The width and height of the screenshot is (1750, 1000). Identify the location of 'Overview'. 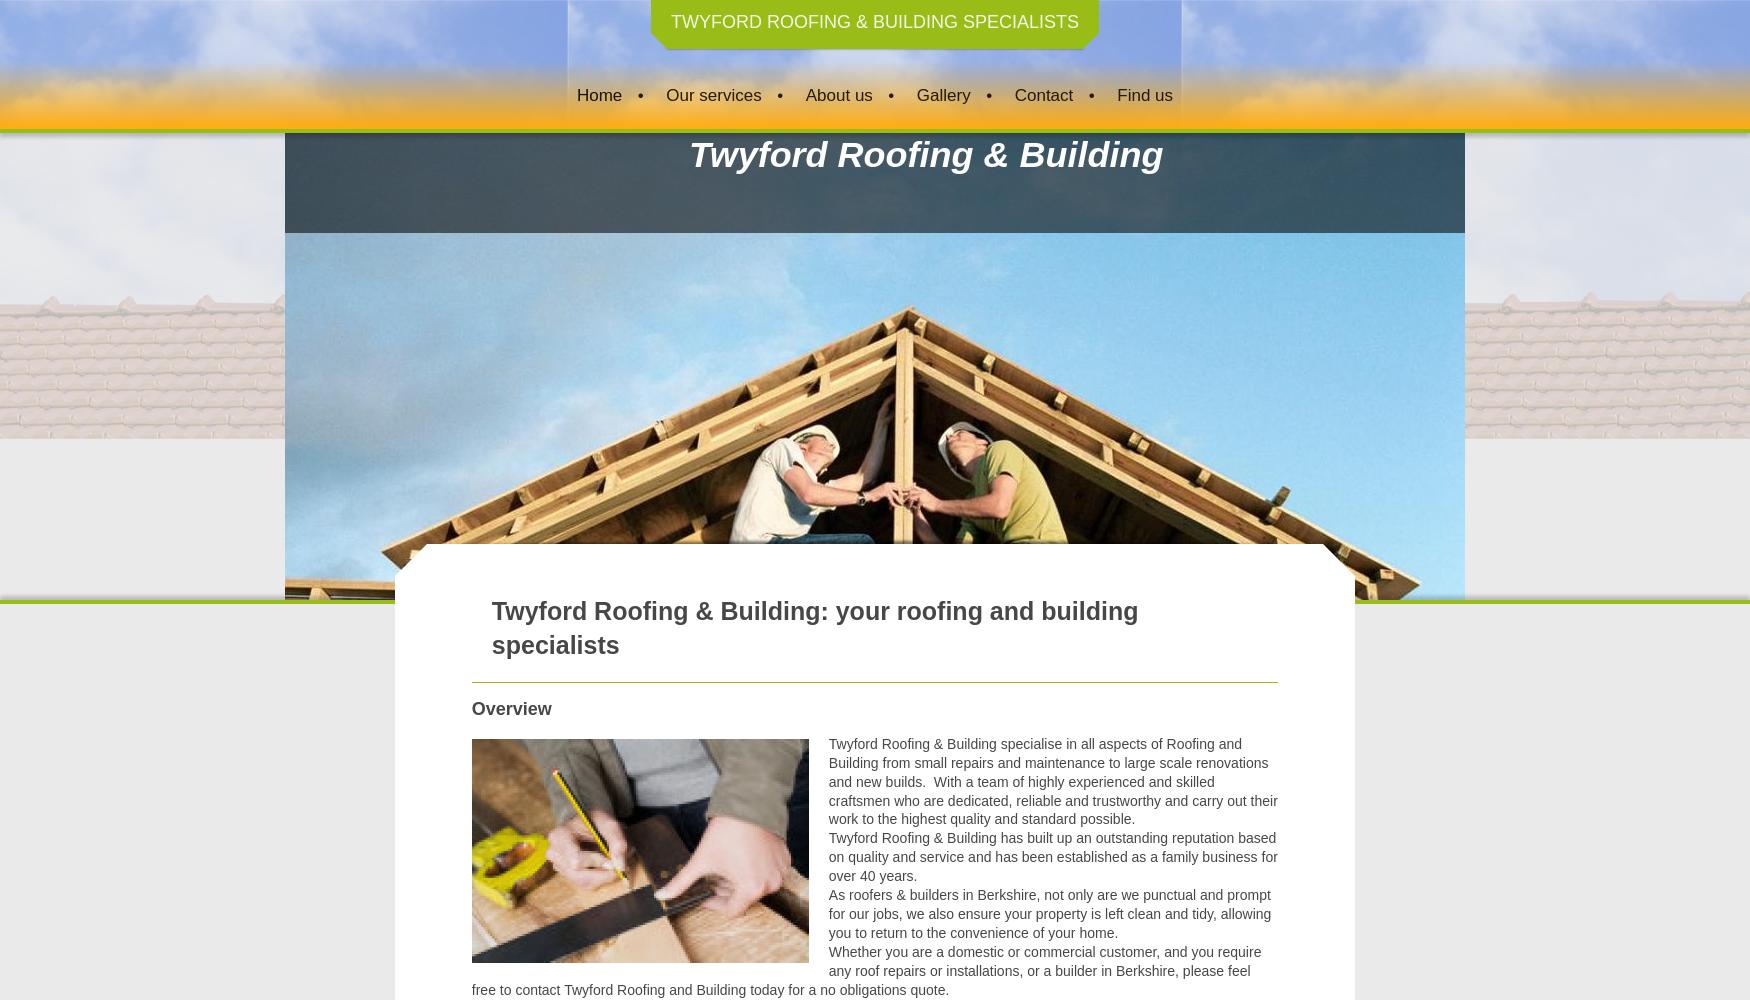
(509, 707).